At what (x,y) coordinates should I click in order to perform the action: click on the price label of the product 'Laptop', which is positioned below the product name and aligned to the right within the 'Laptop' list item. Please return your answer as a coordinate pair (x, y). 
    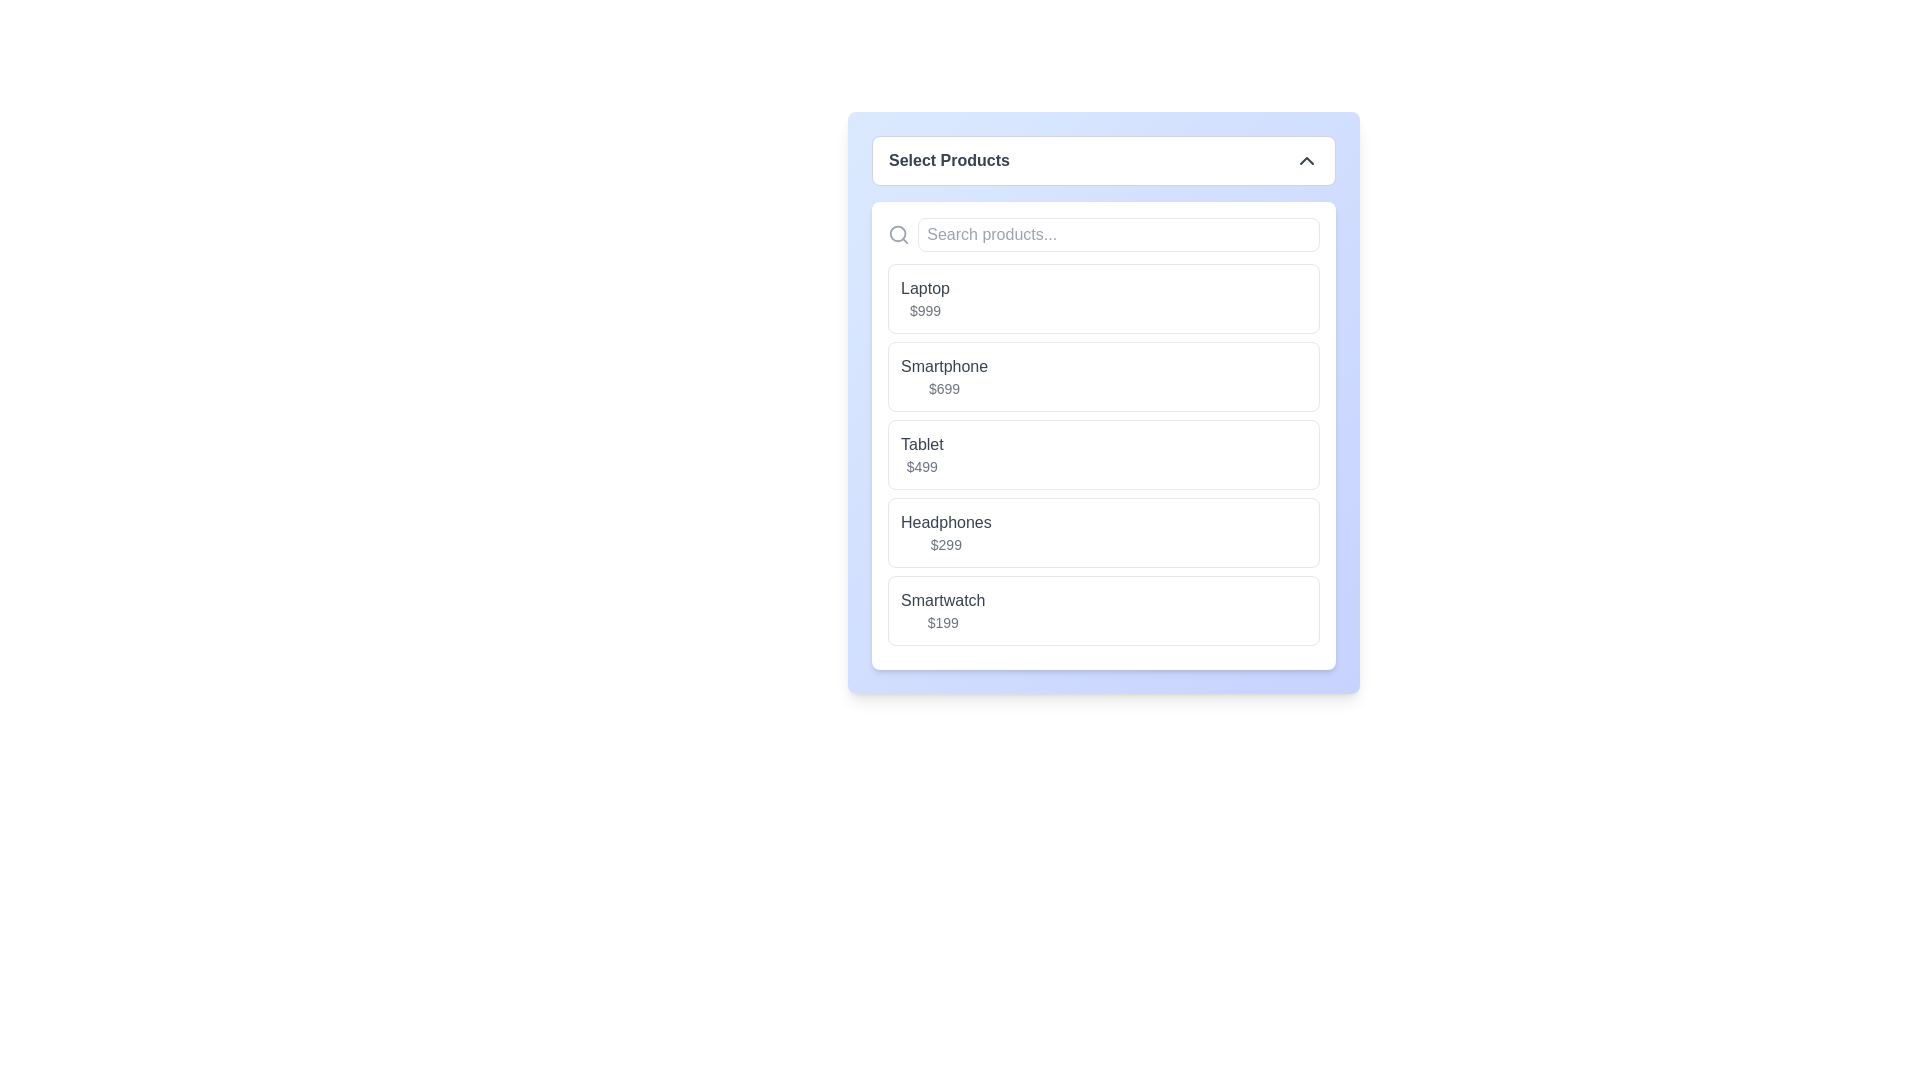
    Looking at the image, I should click on (924, 311).